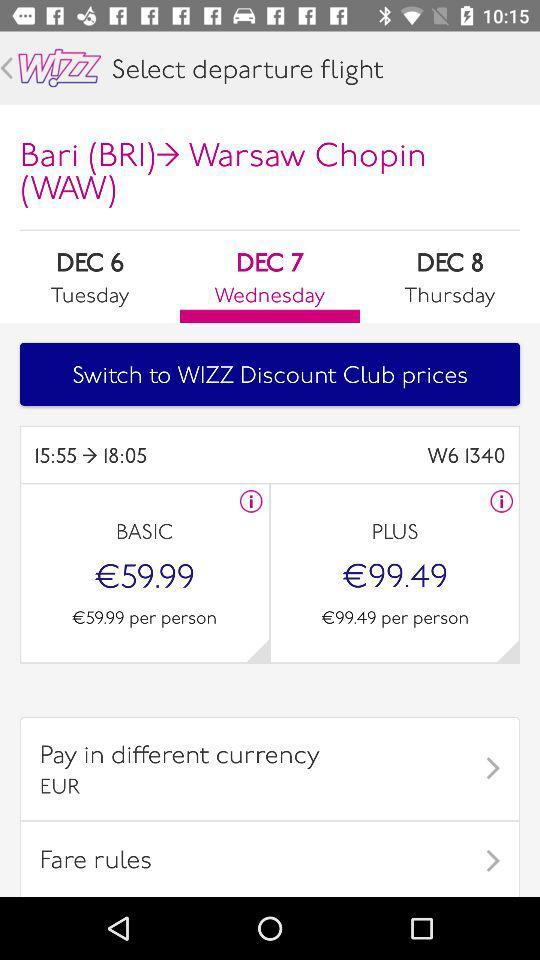 Image resolution: width=540 pixels, height=960 pixels. Describe the element at coordinates (151, 455) in the screenshot. I see `the icon below the switch to wizz` at that location.